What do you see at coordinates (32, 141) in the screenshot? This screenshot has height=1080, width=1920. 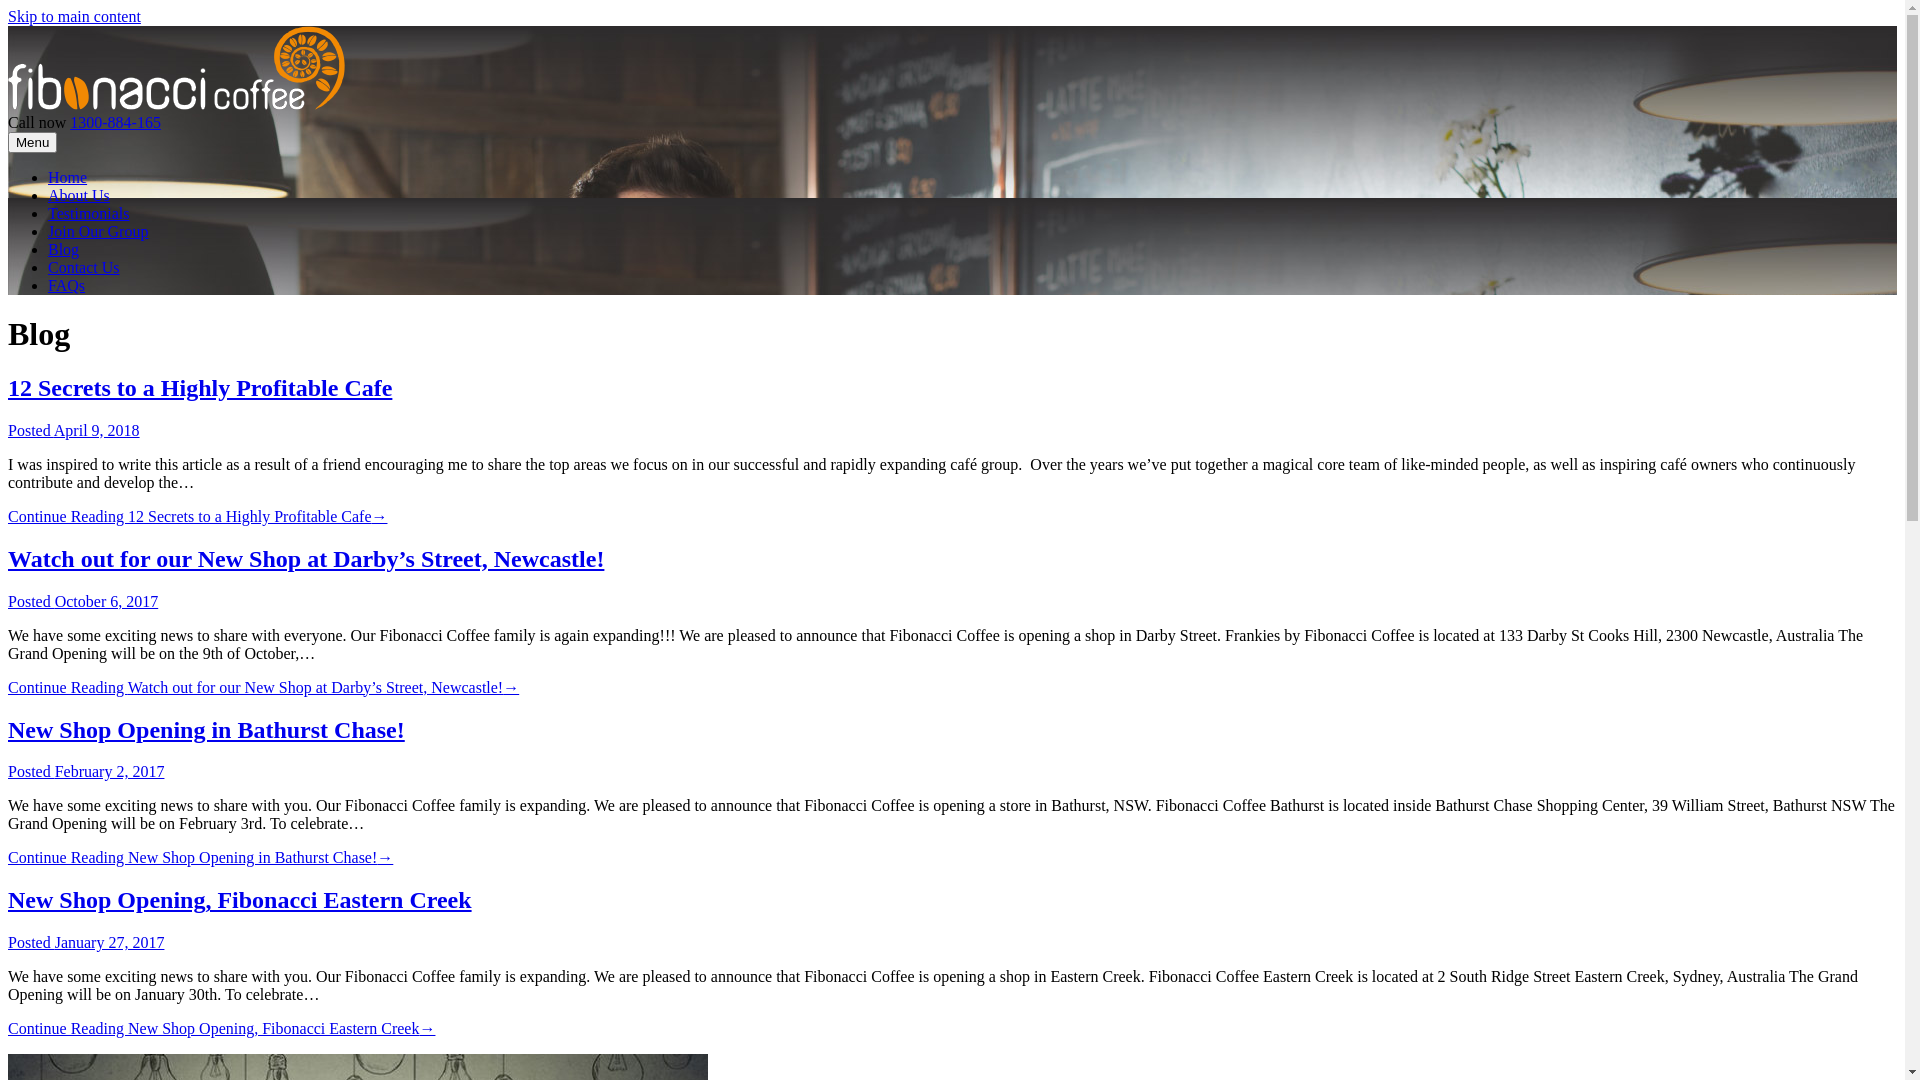 I see `'Menu'` at bounding box center [32, 141].